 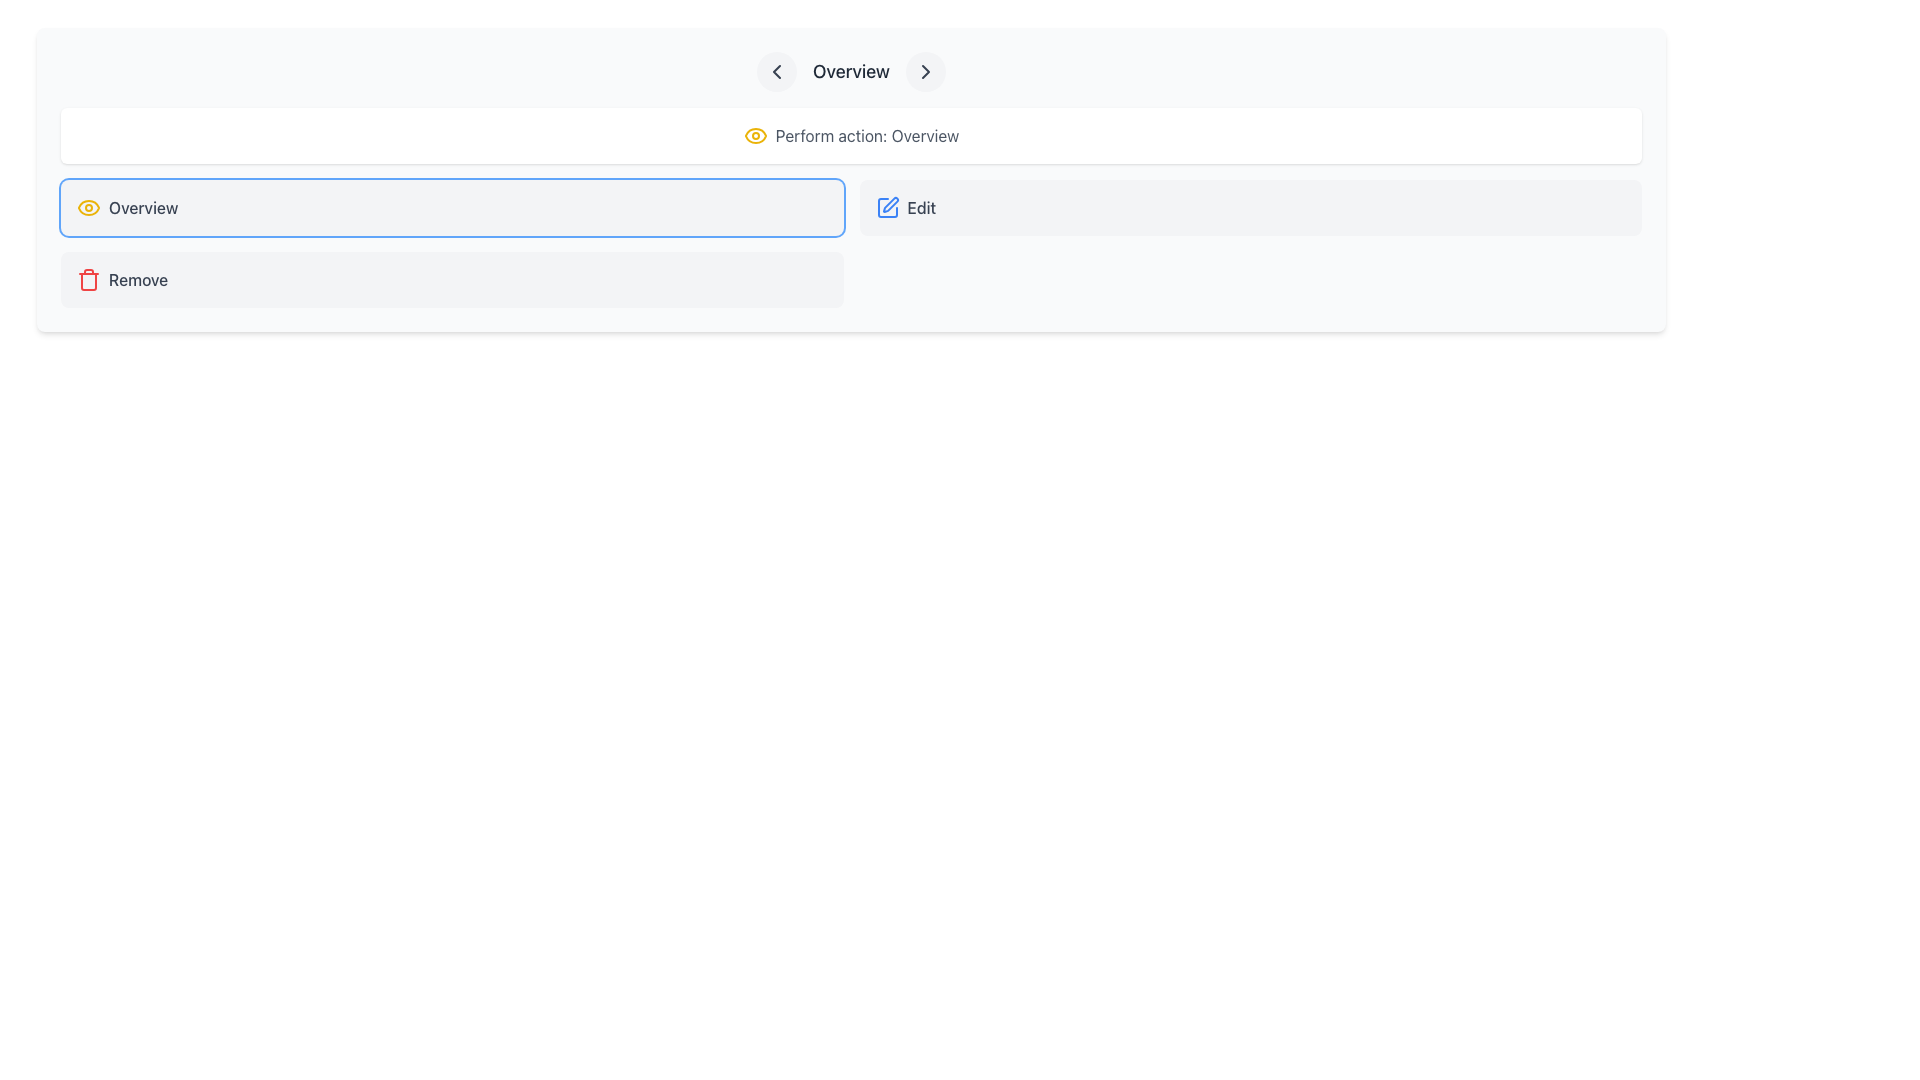 I want to click on the small circular button with a light gray background and a right-pointing arrow icon, located to the right of the 'Overview' text label, so click(x=925, y=71).